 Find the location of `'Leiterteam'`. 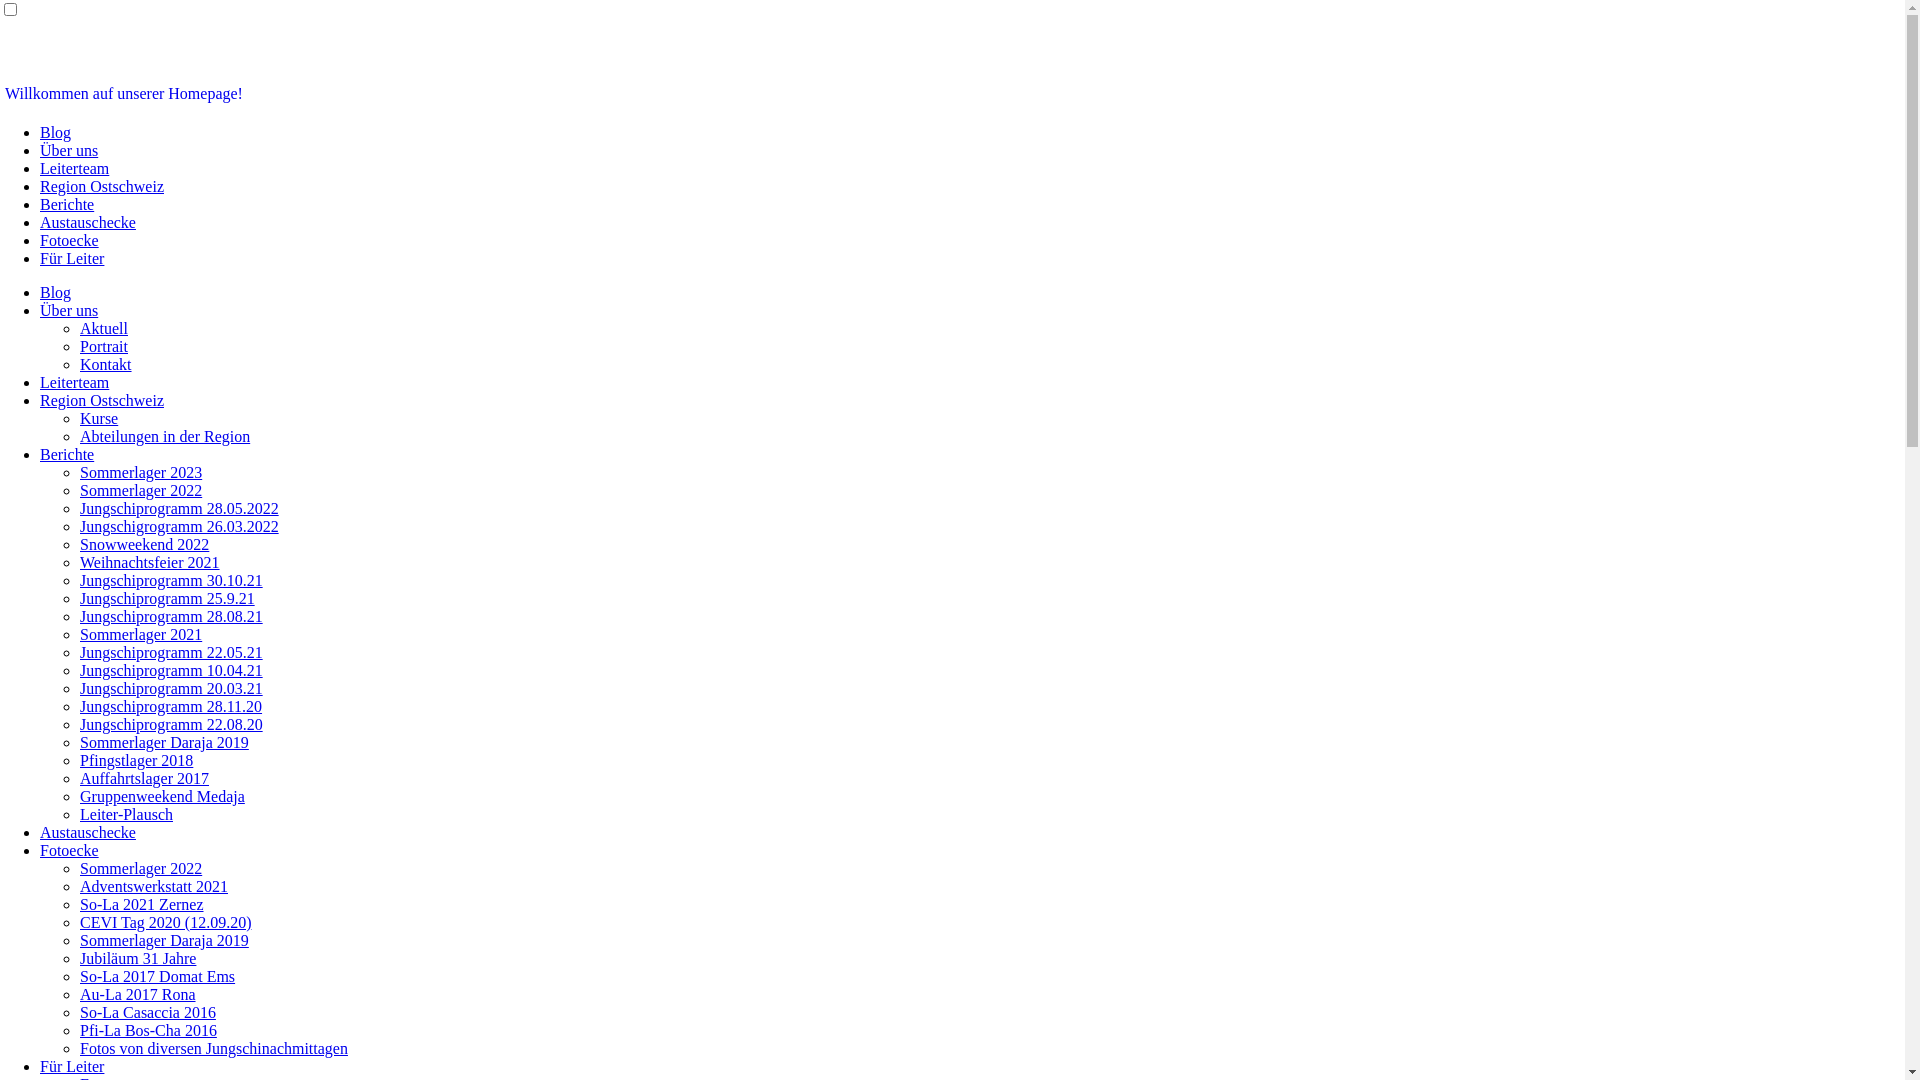

'Leiterteam' is located at coordinates (74, 382).